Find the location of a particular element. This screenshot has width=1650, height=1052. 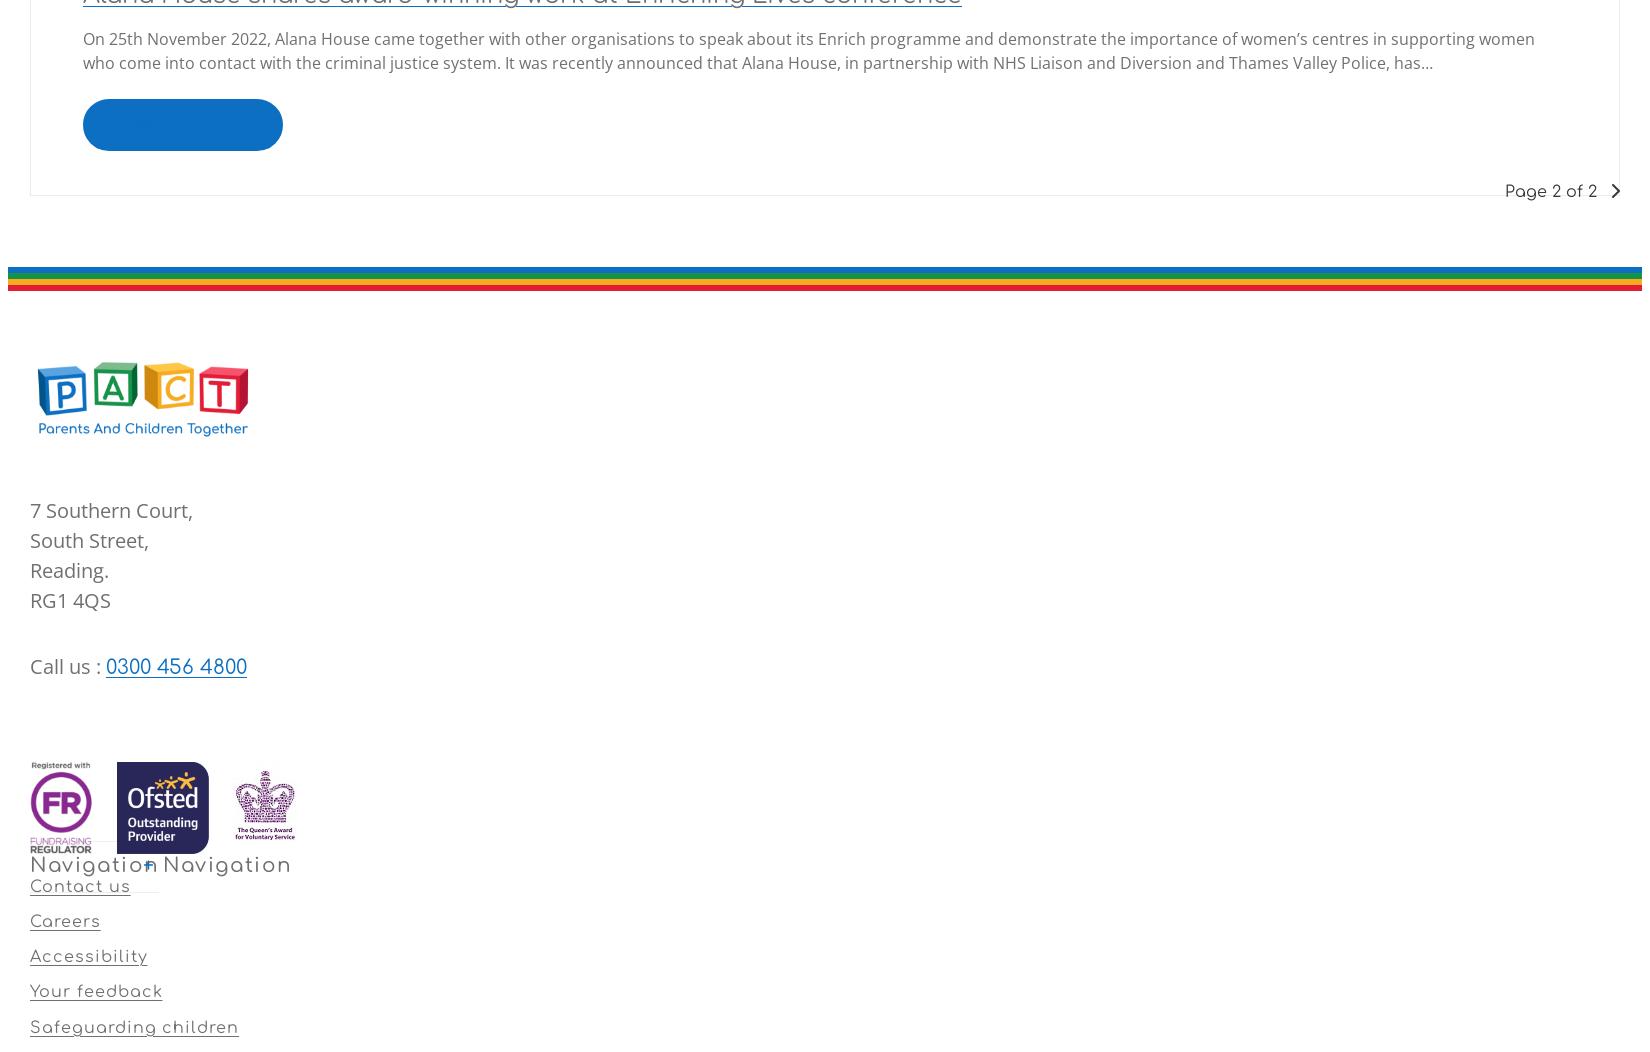

'Careers' is located at coordinates (65, 920).